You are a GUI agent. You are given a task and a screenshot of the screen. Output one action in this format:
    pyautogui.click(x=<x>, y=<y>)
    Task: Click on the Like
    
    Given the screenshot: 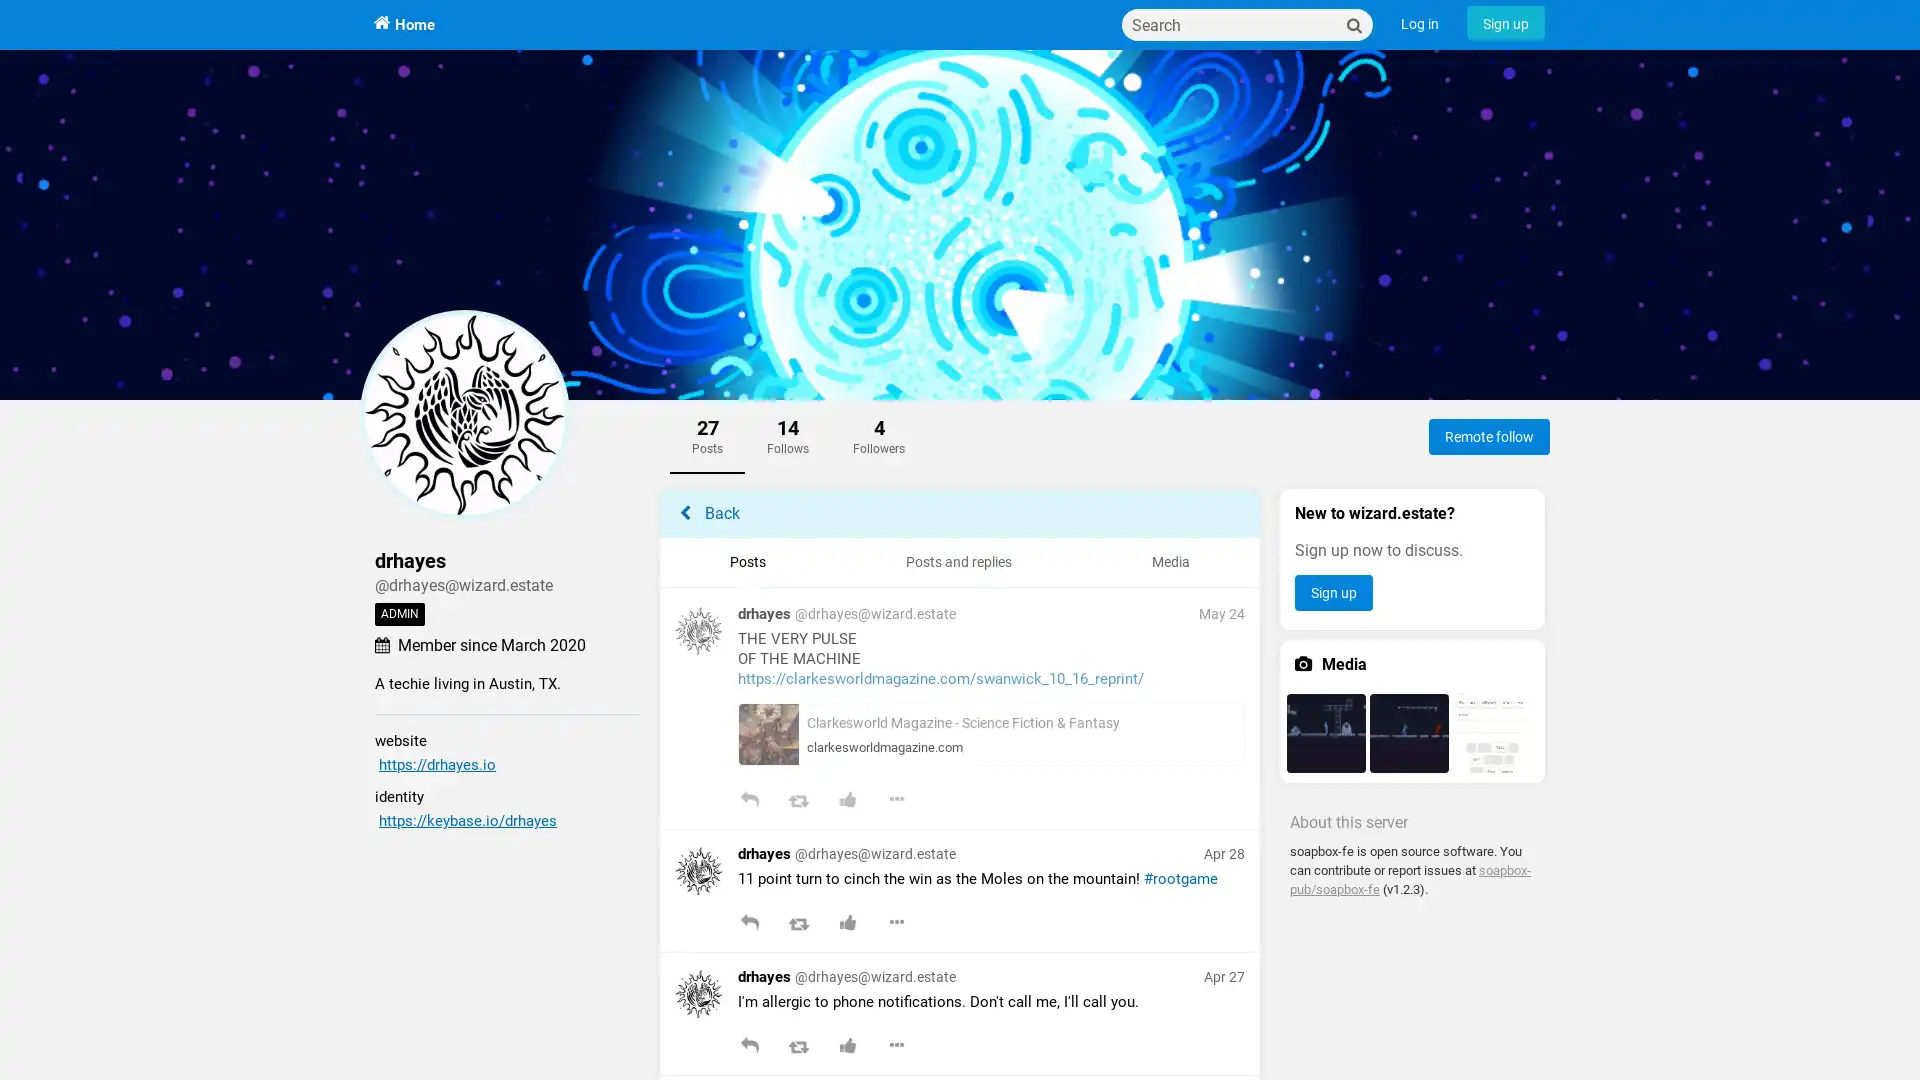 What is the action you would take?
    pyautogui.click(x=847, y=925)
    